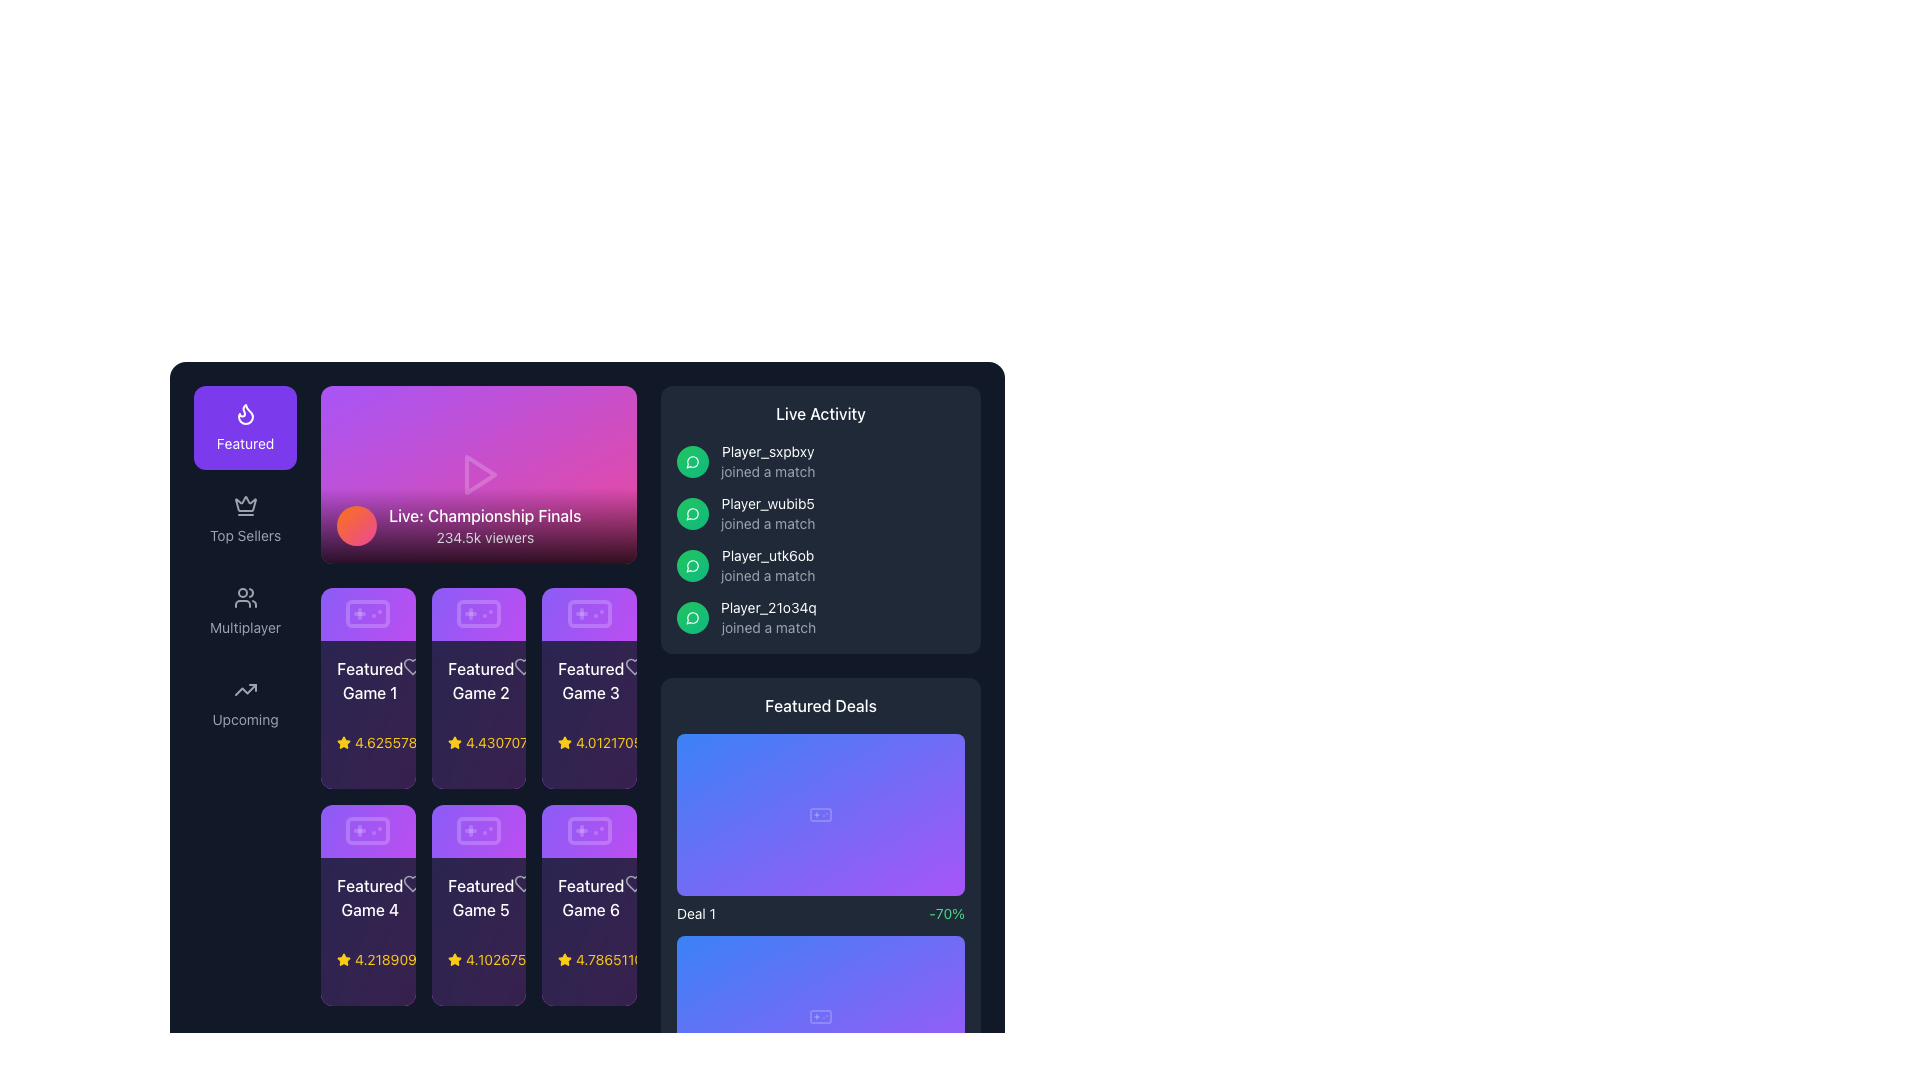  I want to click on the star in the rating indicator for 'Featured Game 2', so click(524, 742).